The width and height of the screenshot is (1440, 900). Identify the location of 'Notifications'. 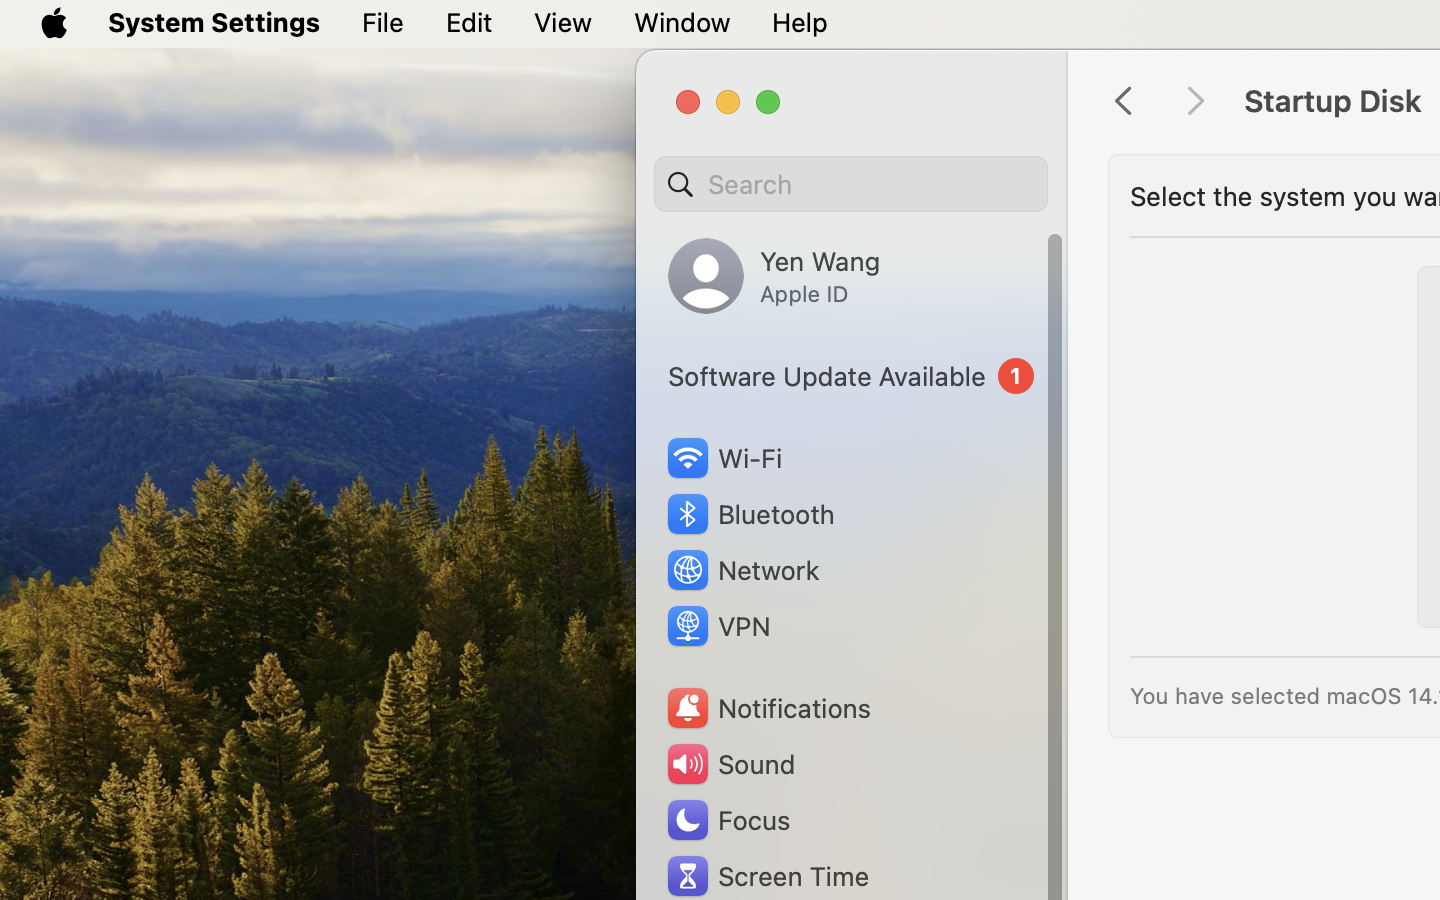
(766, 707).